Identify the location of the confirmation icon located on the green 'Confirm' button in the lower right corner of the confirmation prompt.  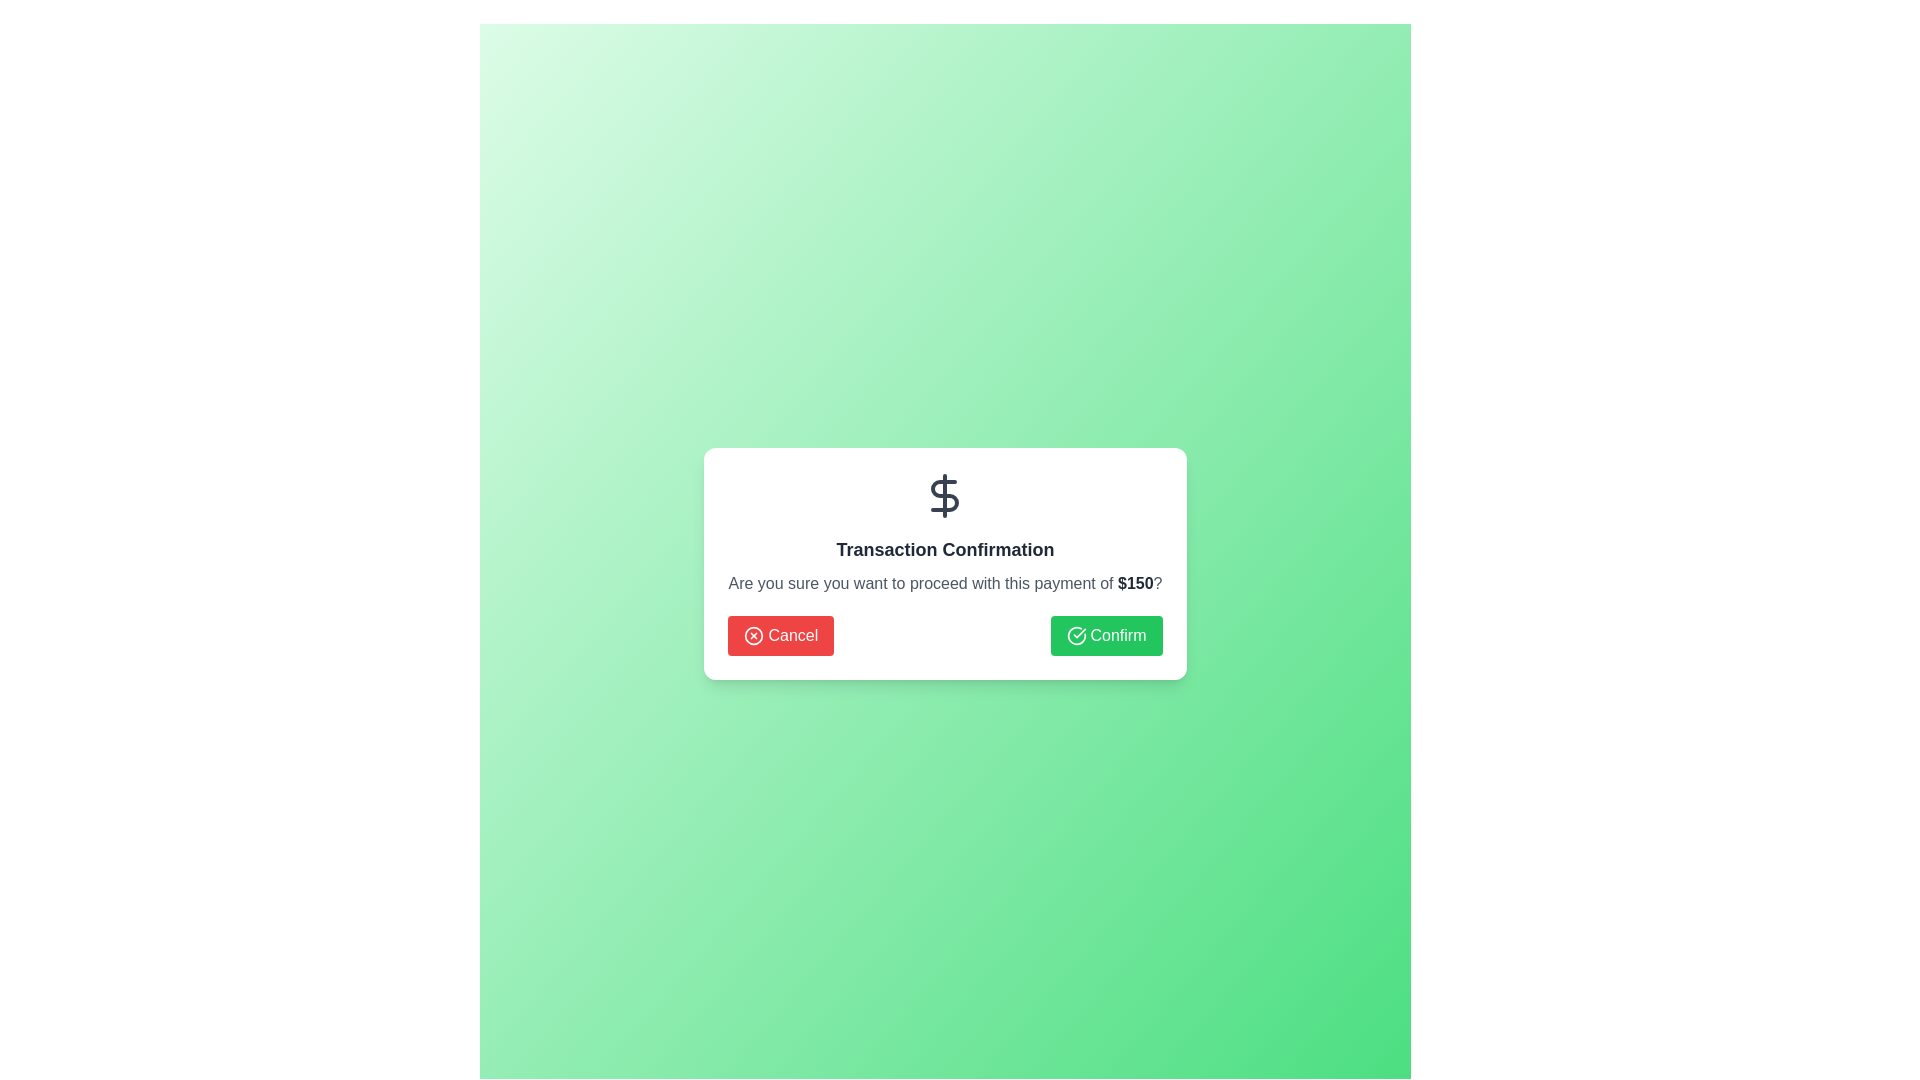
(1075, 636).